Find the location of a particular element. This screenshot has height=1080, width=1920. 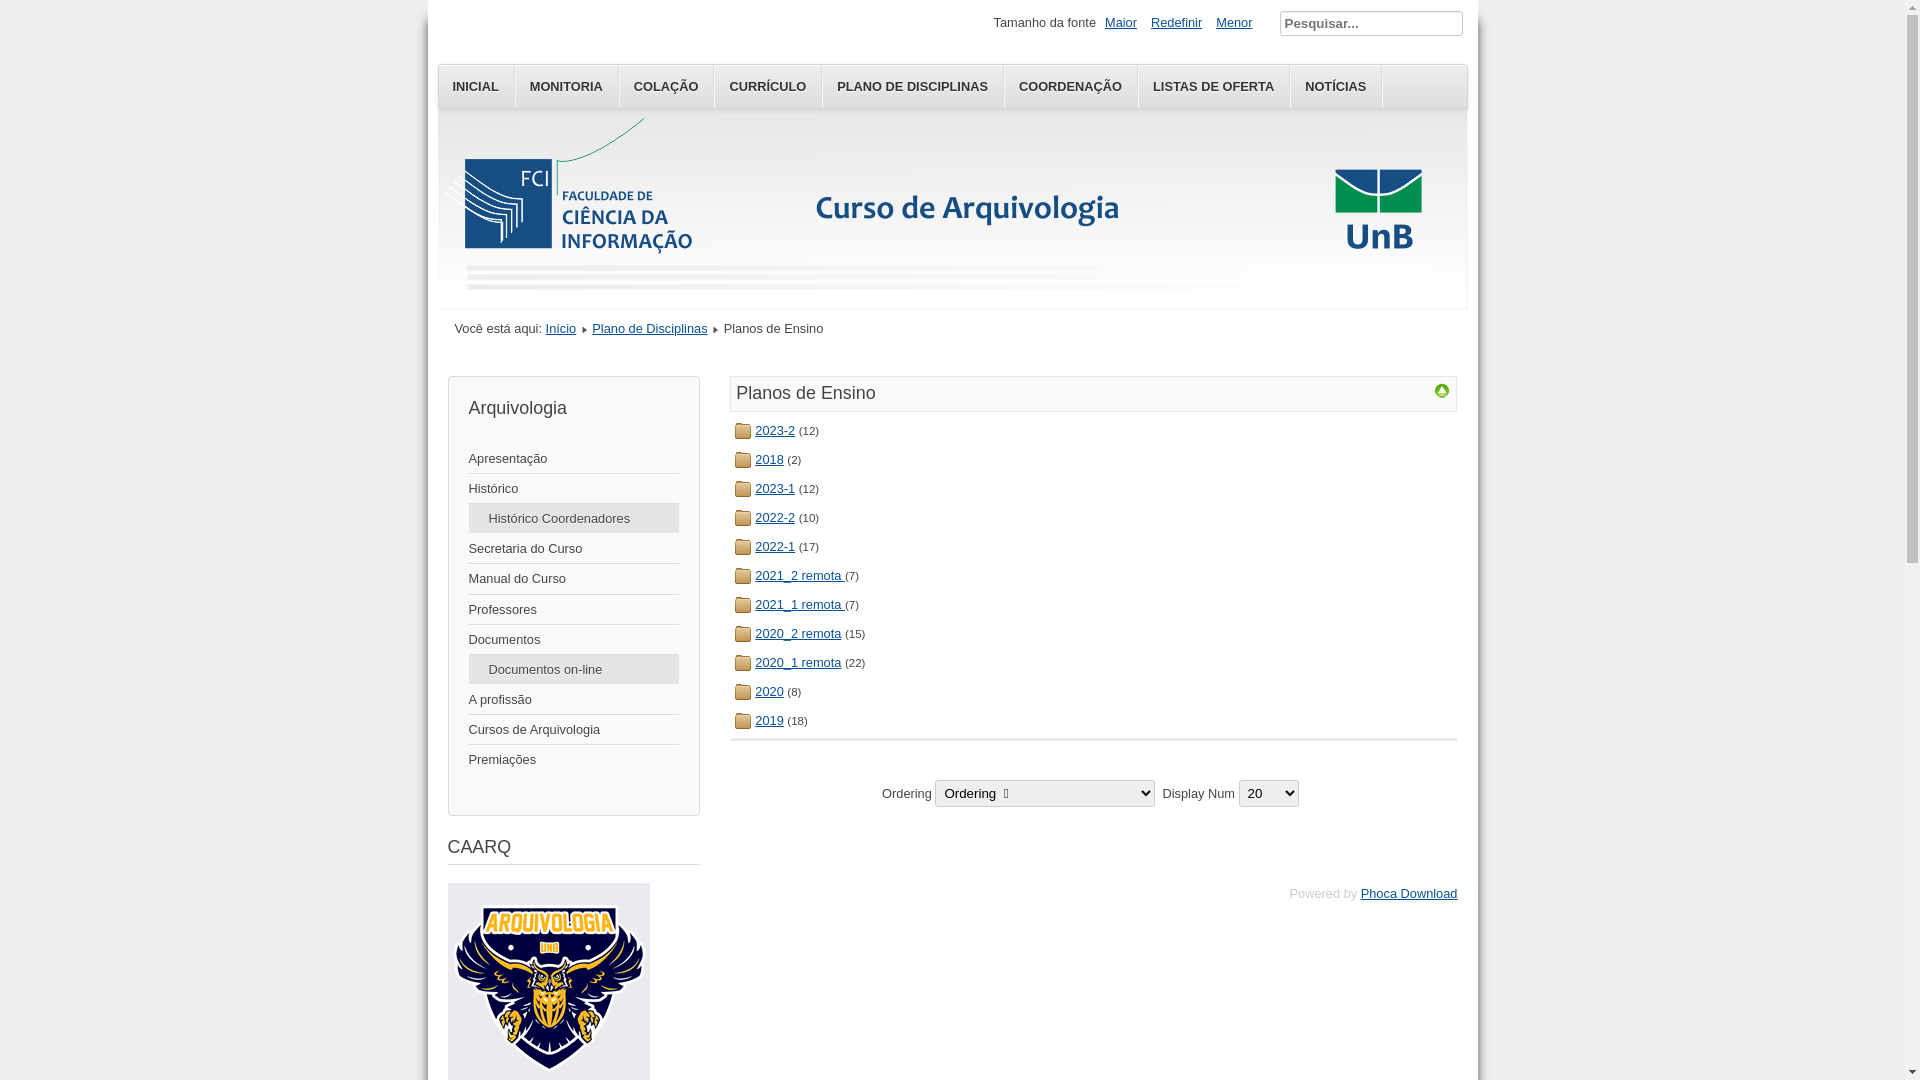

'2021_2 remota' is located at coordinates (800, 575).